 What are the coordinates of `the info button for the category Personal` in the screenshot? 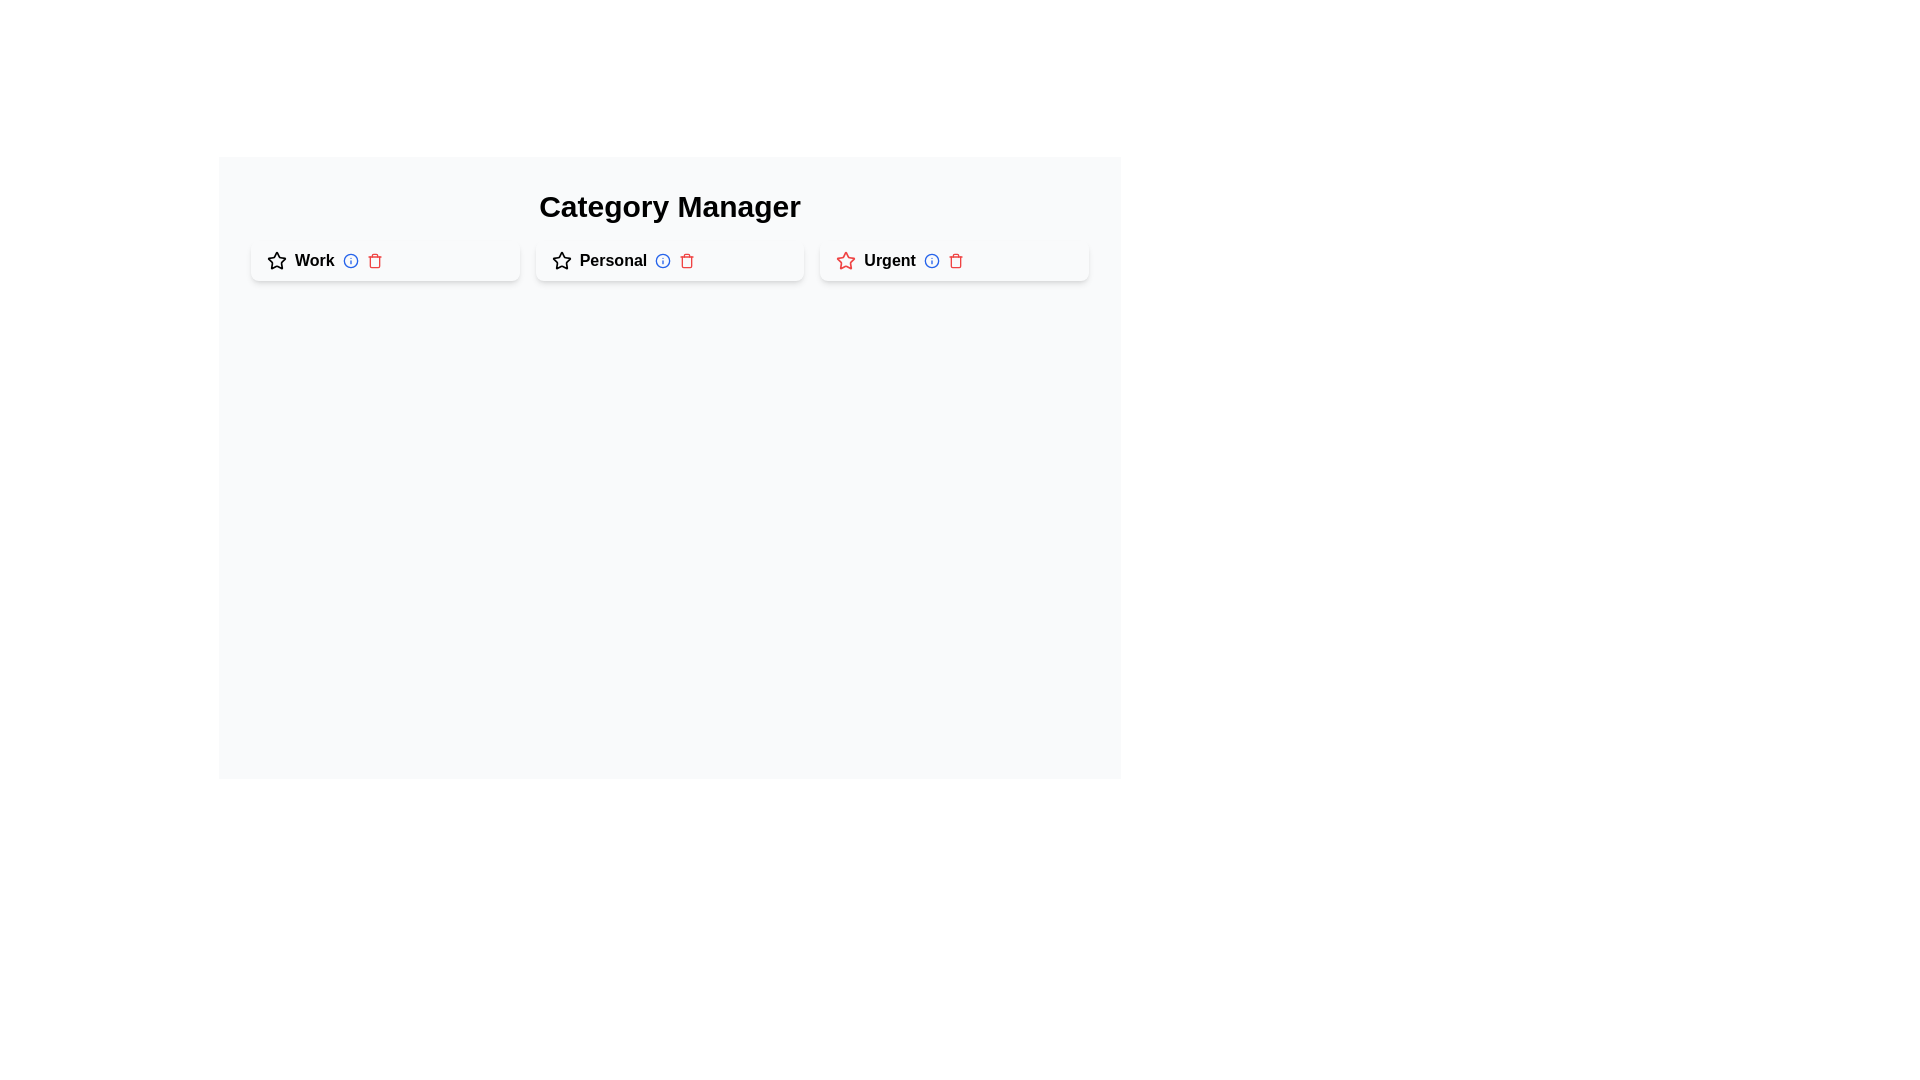 It's located at (663, 260).